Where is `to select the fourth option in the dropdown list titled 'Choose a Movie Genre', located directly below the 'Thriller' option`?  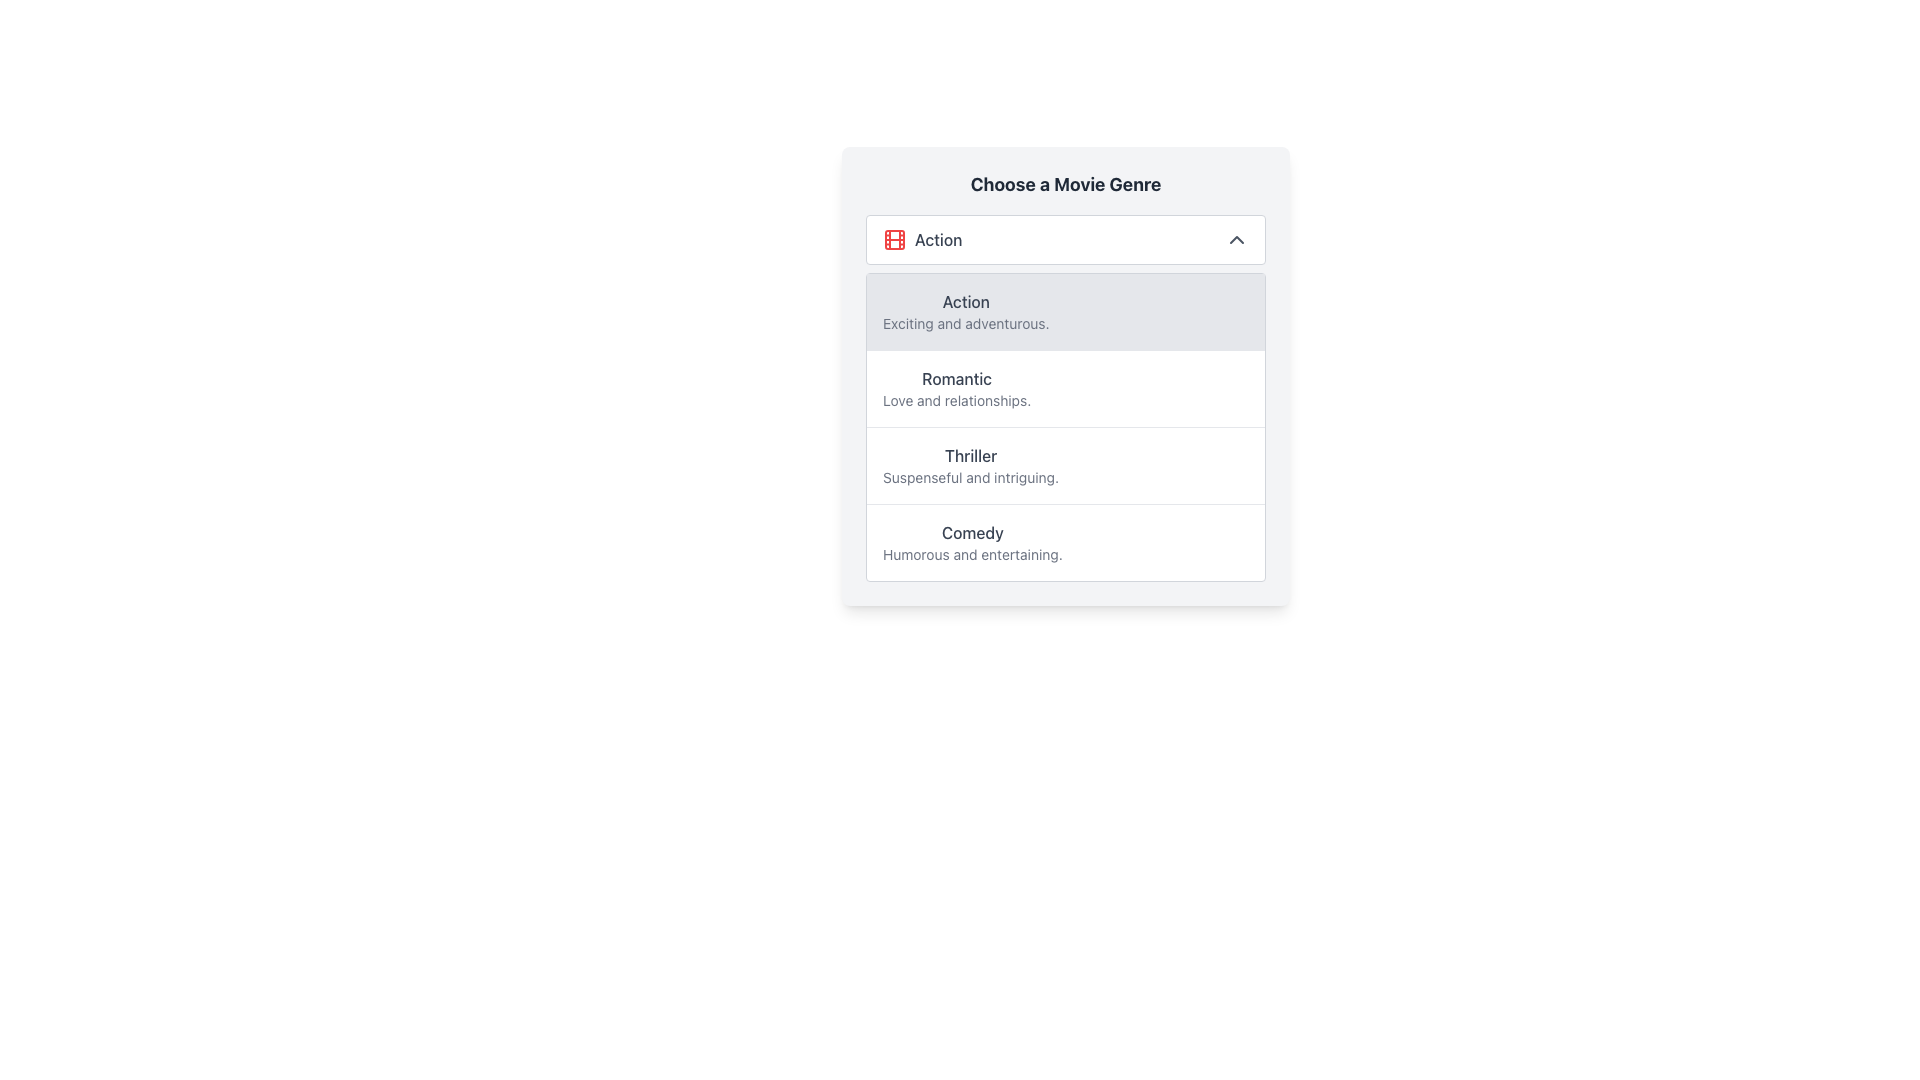 to select the fourth option in the dropdown list titled 'Choose a Movie Genre', located directly below the 'Thriller' option is located at coordinates (972, 543).